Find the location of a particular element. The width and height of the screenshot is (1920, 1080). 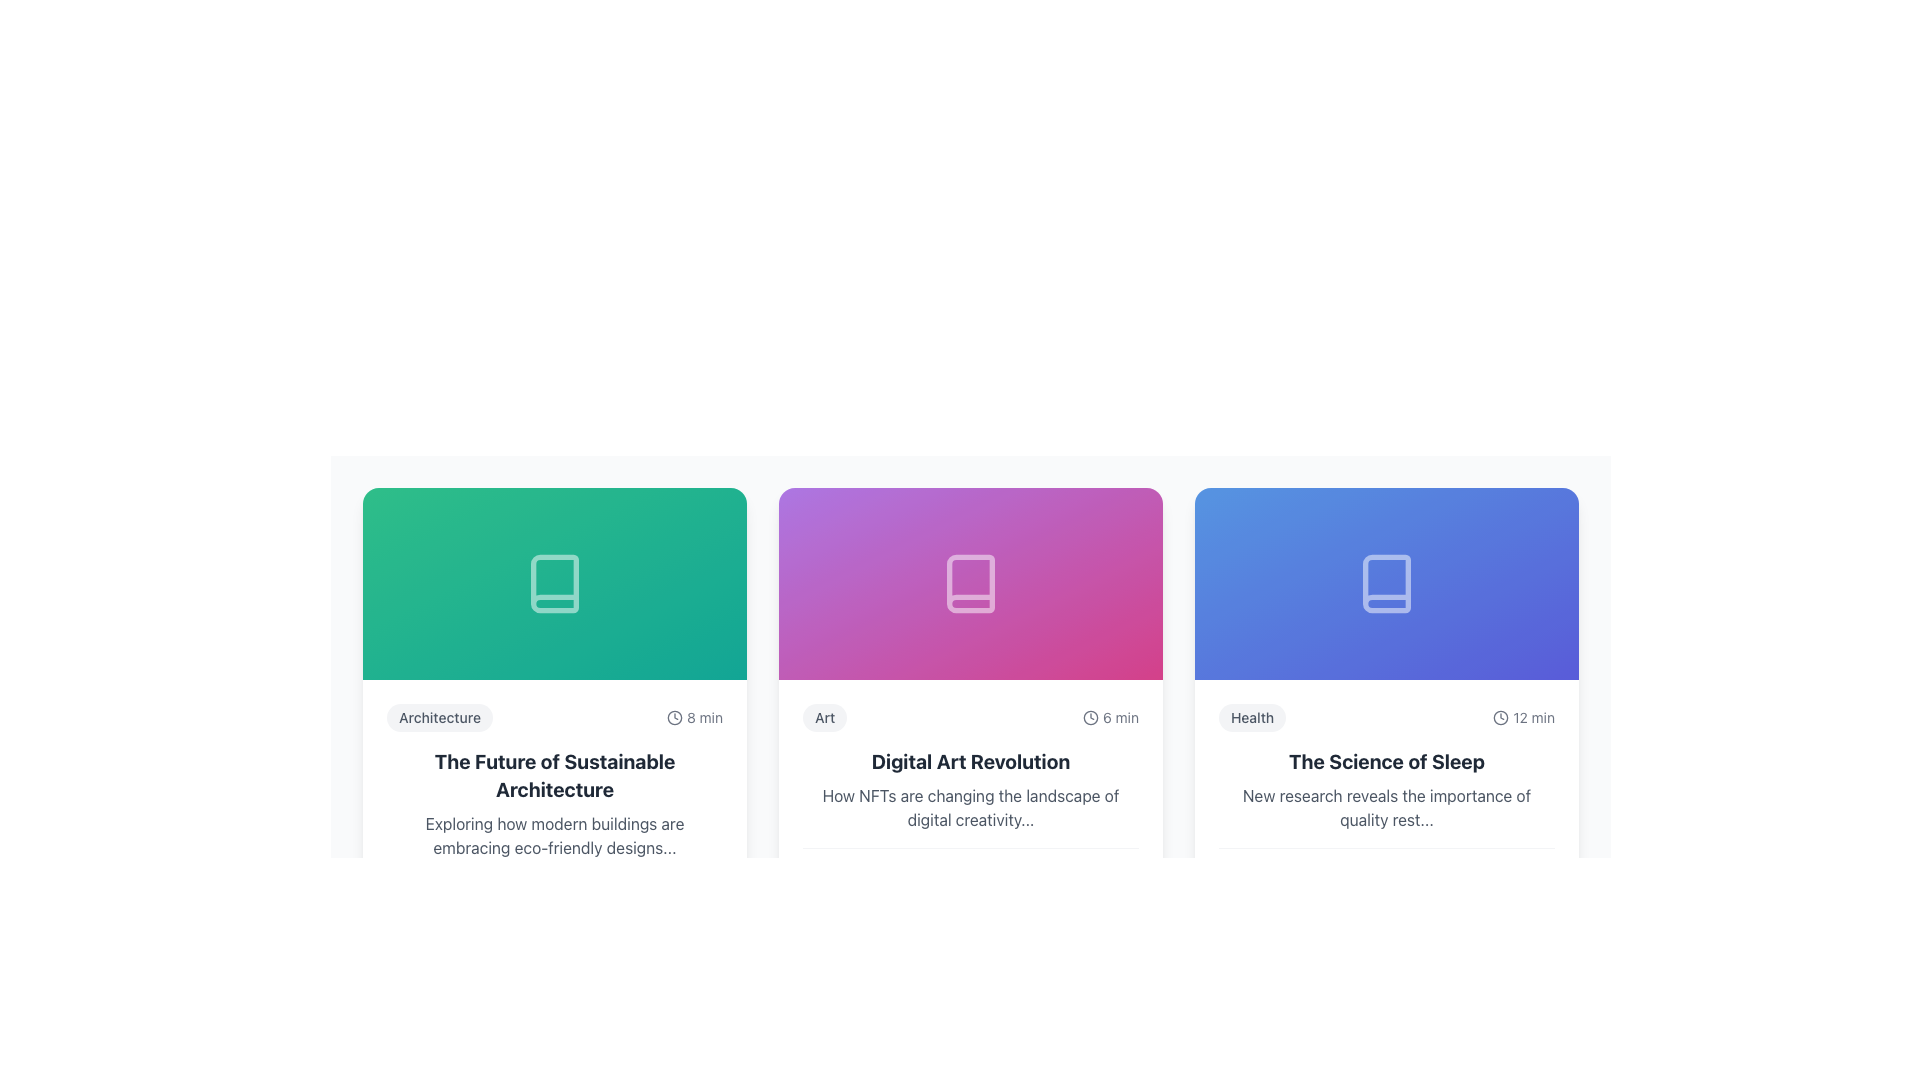

the decorative icon located in the upper half of the middle card titled 'Digital Art Revolution' within a grid layout is located at coordinates (970, 583).